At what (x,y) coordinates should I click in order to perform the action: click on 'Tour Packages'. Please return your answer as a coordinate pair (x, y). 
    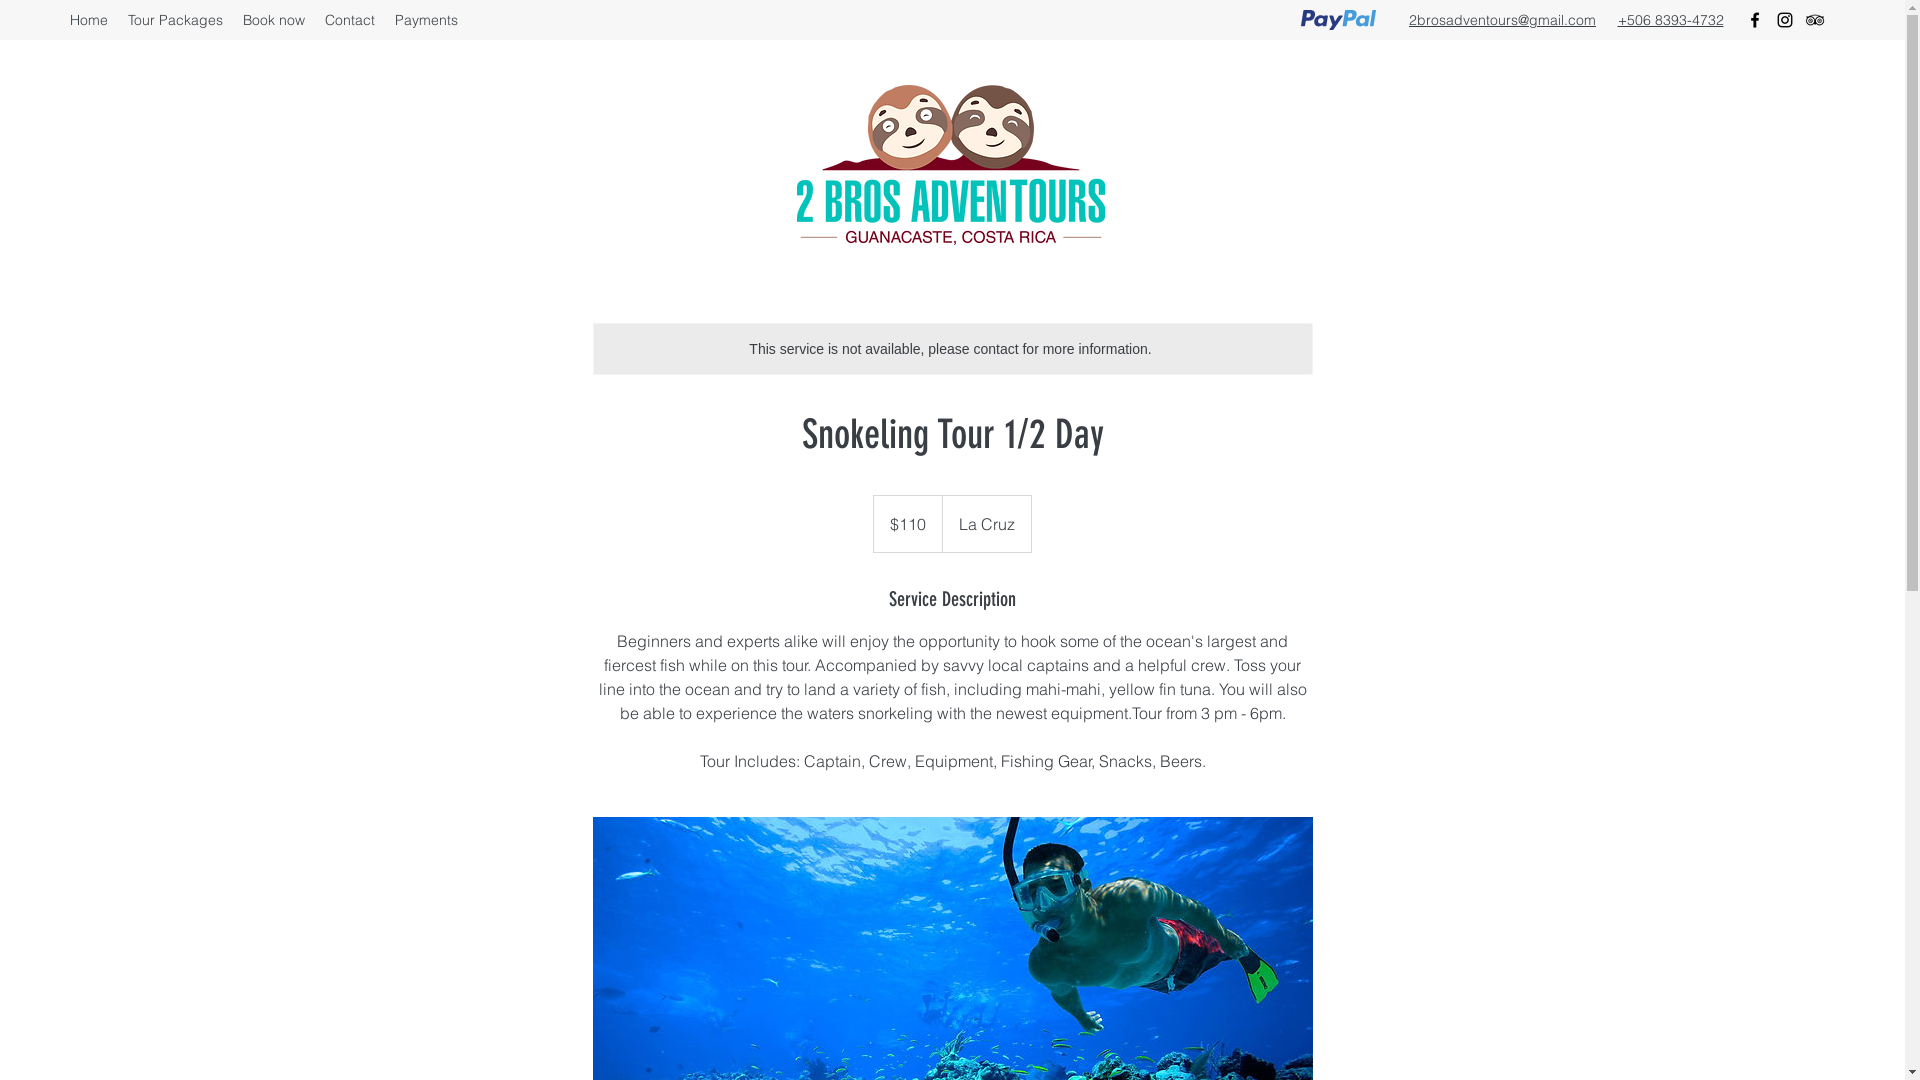
    Looking at the image, I should click on (117, 19).